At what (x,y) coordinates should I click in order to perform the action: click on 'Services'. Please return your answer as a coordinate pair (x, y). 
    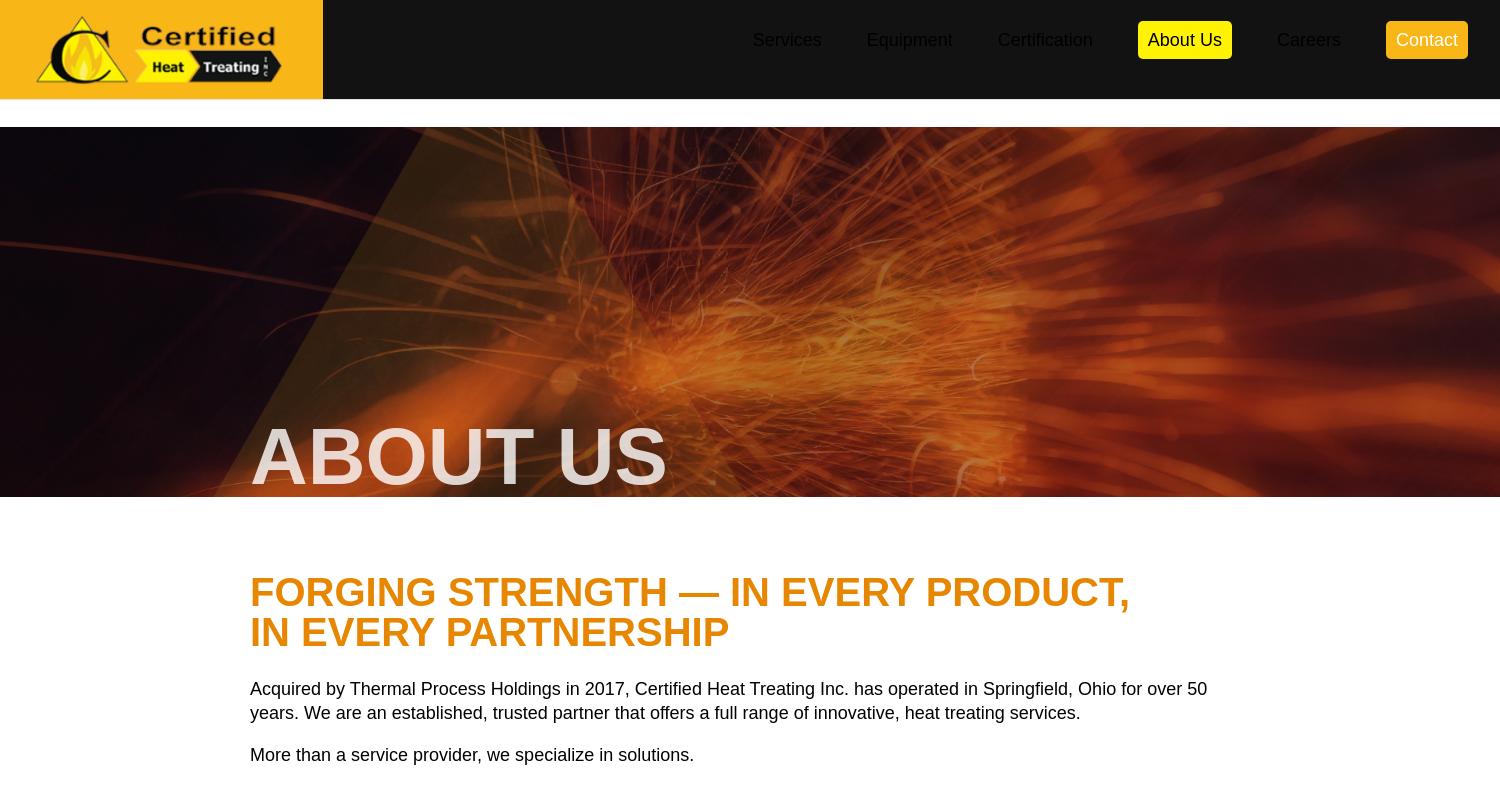
    Looking at the image, I should click on (786, 68).